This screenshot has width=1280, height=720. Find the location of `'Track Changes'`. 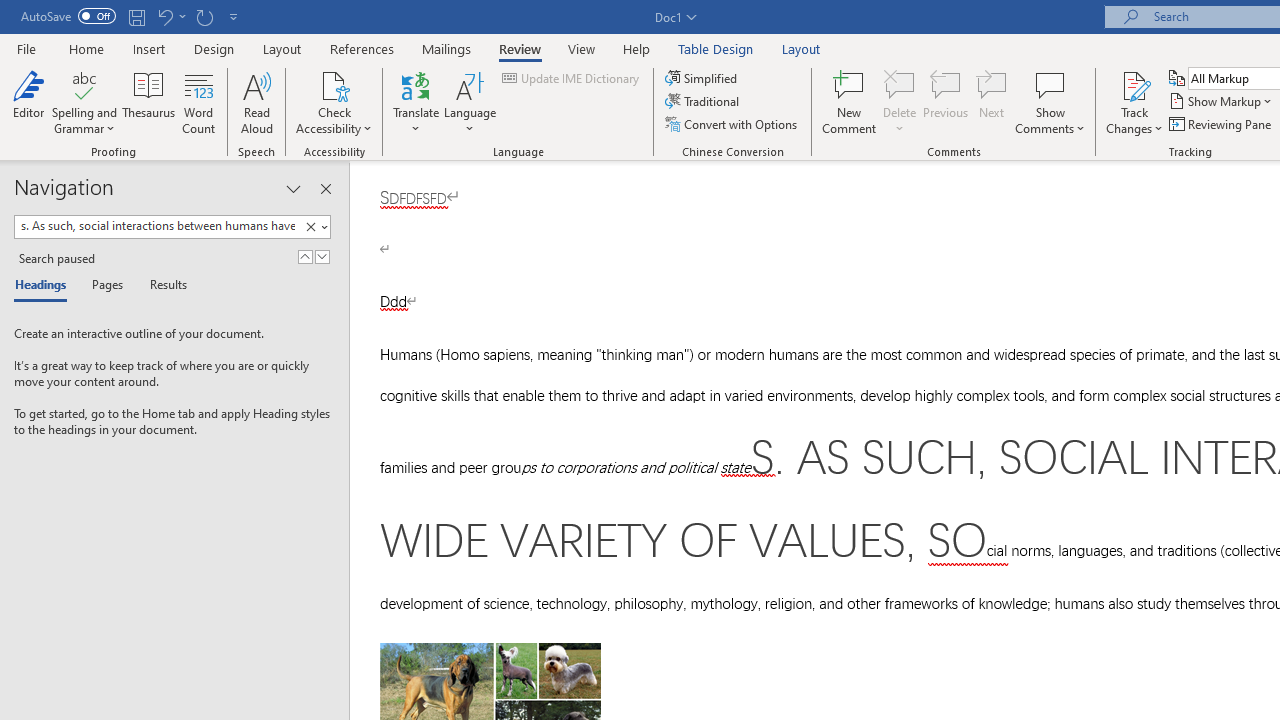

'Track Changes' is located at coordinates (1134, 84).